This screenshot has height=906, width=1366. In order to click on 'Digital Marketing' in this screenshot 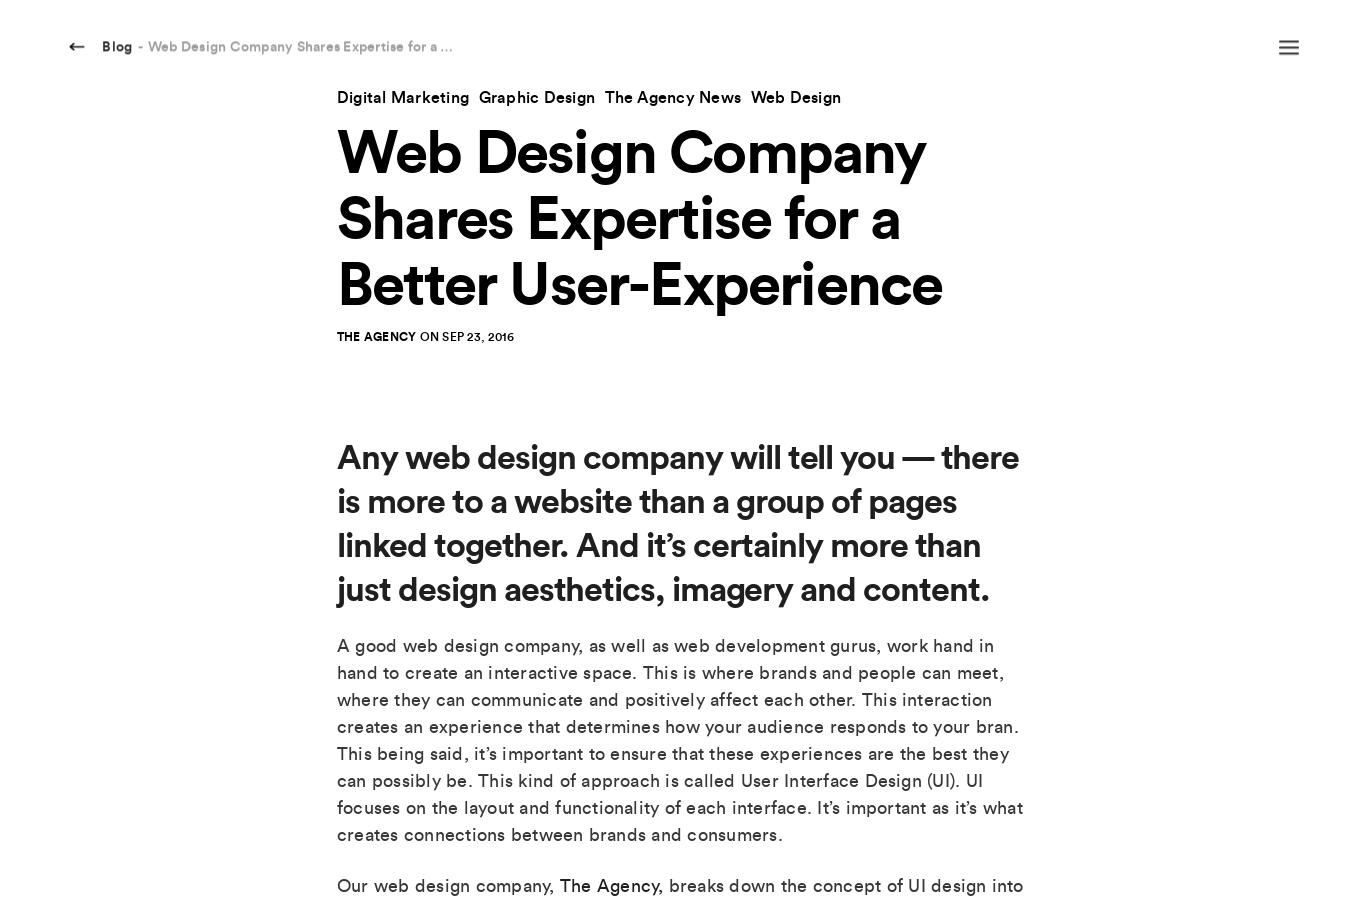, I will do `click(401, 96)`.